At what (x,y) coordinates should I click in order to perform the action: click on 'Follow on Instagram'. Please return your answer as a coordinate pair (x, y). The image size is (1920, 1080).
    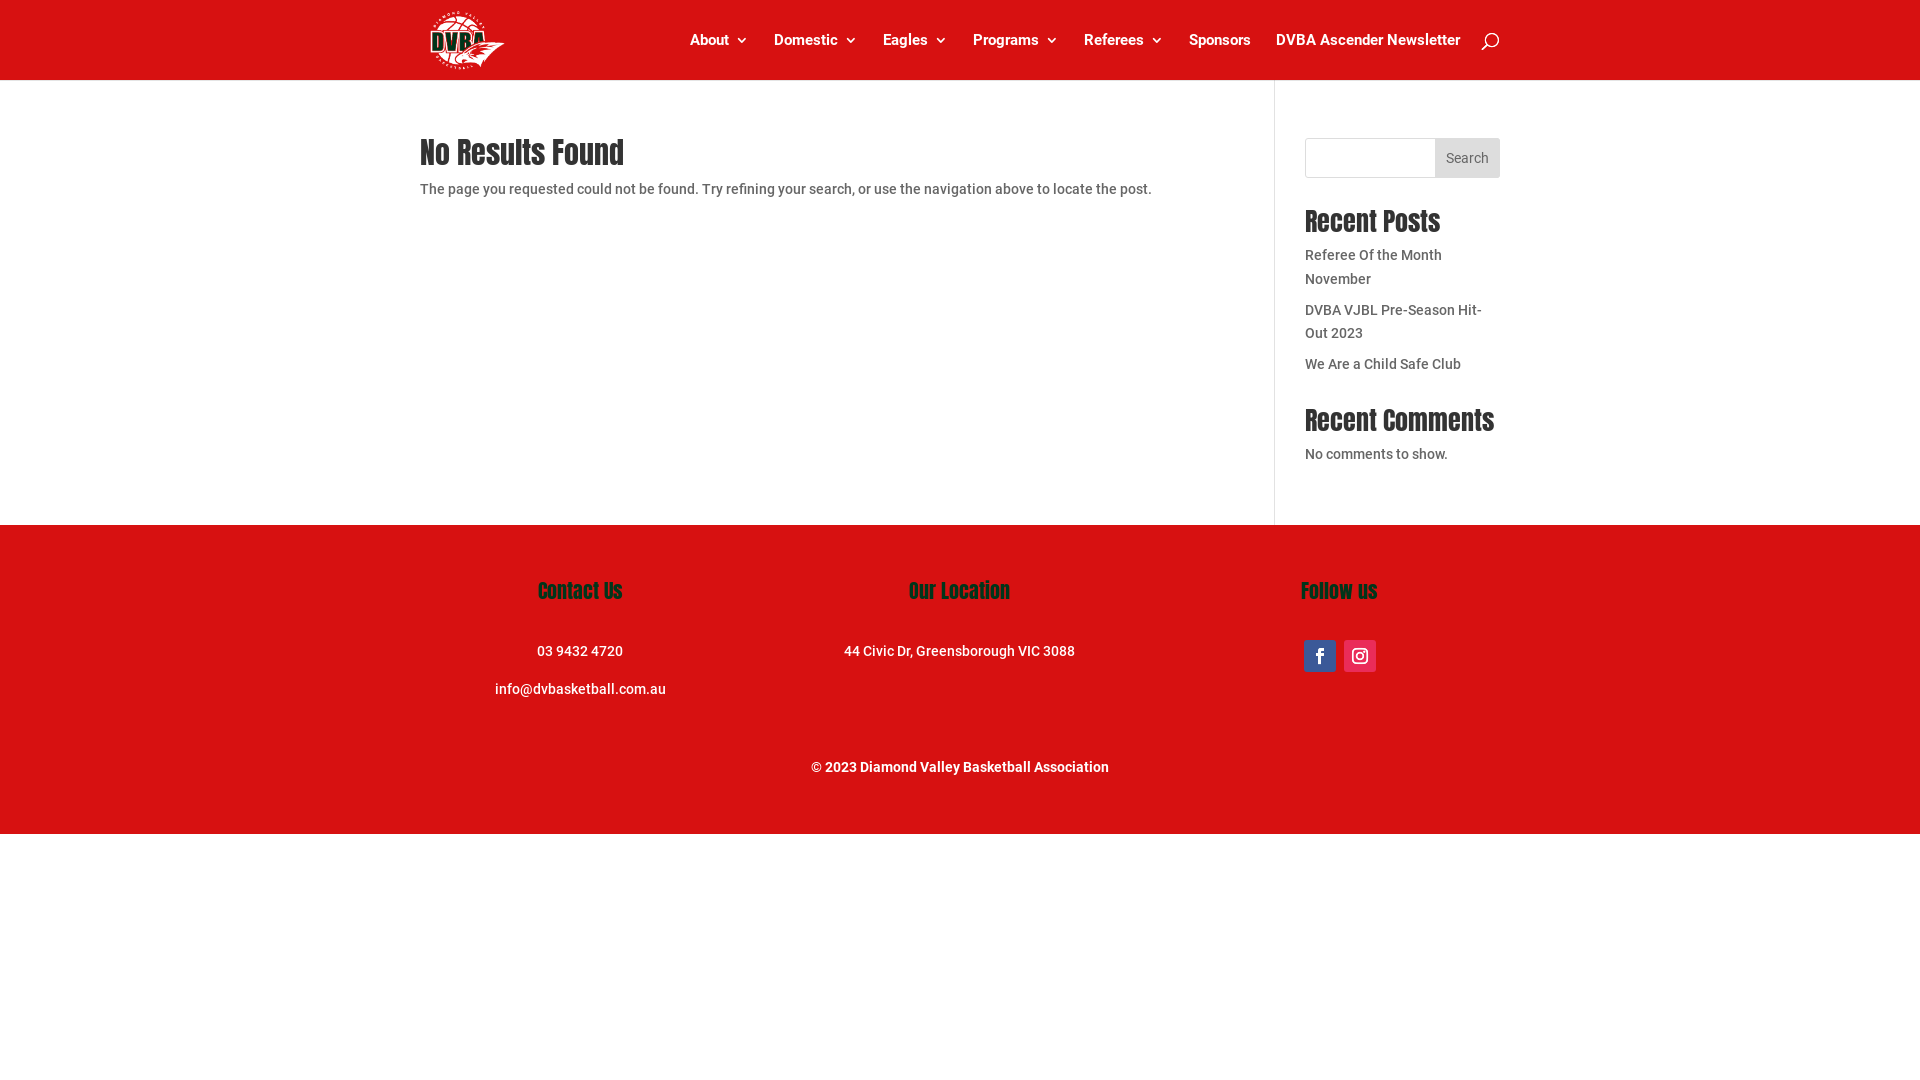
    Looking at the image, I should click on (1359, 655).